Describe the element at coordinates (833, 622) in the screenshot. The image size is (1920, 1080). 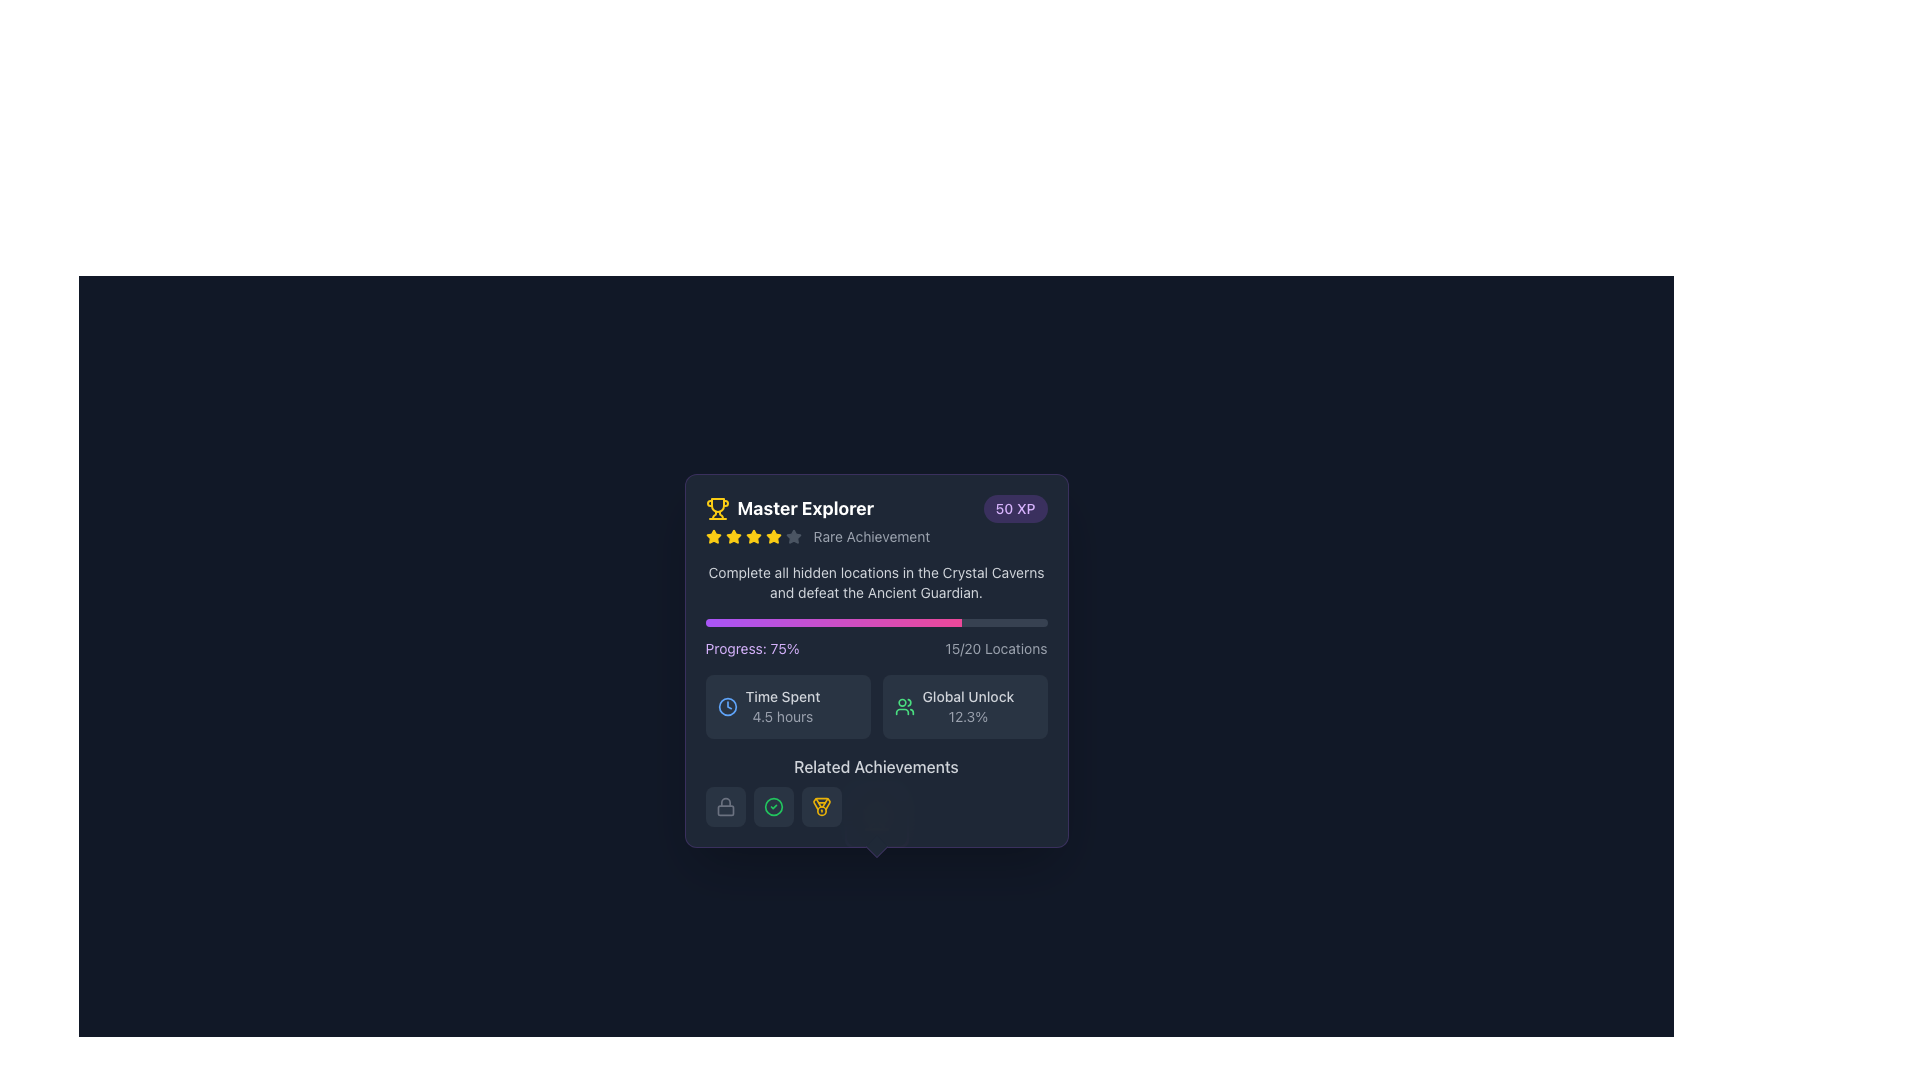
I see `the progress indicator, which is a gradient-filled area within a horizontal progress bar with rounded edges, representing the completion status` at that location.